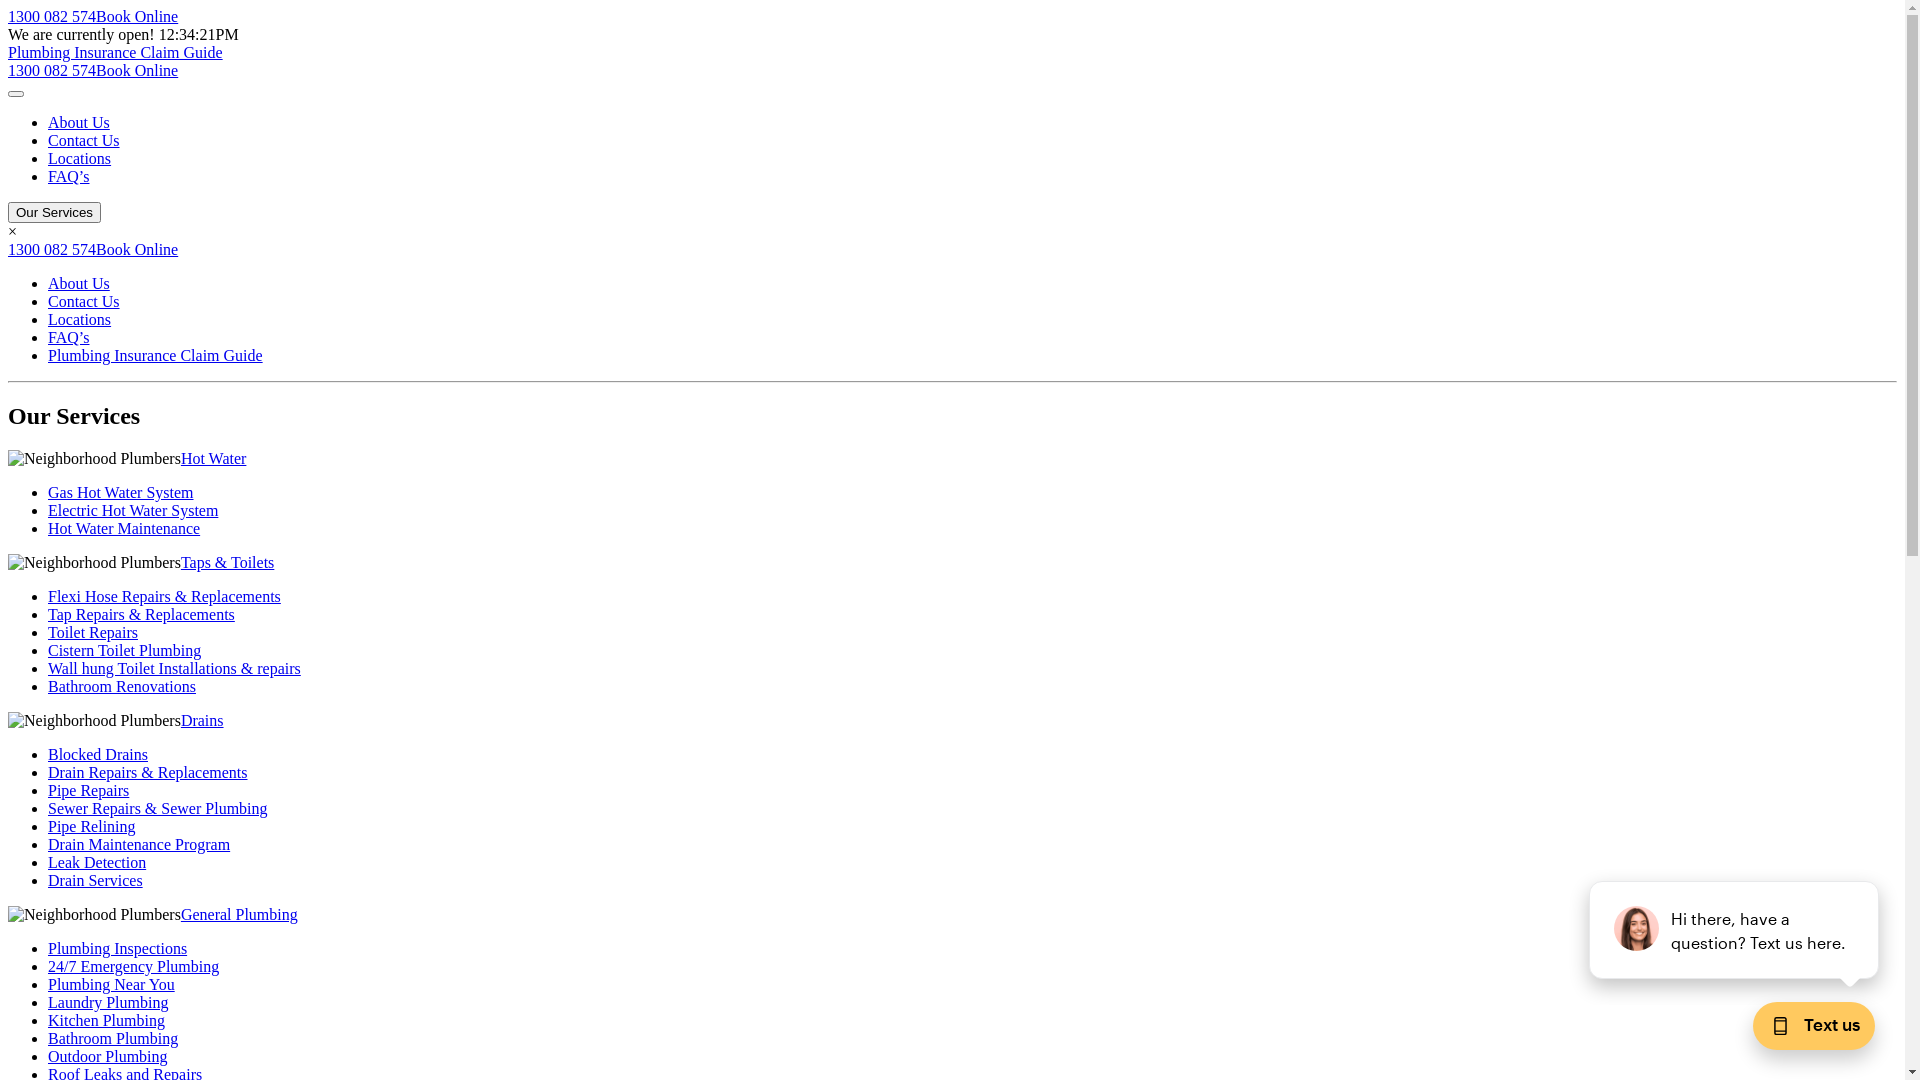 This screenshot has height=1080, width=1920. What do you see at coordinates (214, 458) in the screenshot?
I see `'Hot Water'` at bounding box center [214, 458].